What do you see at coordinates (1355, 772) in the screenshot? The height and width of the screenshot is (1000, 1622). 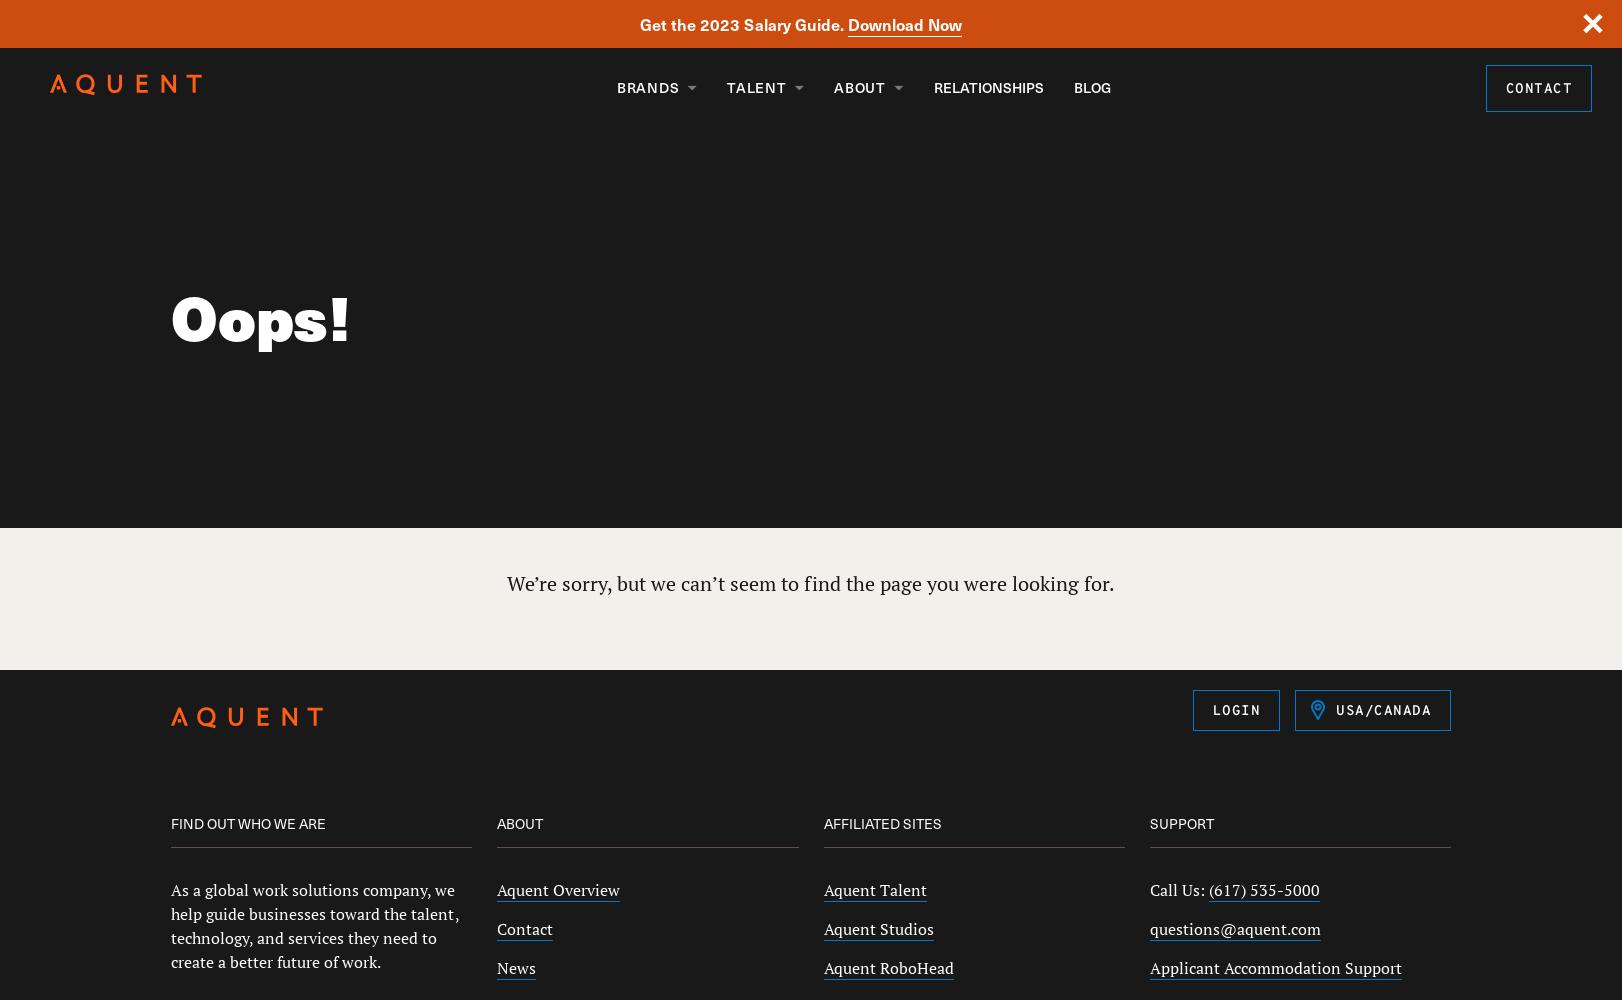 I see `'Australia'` at bounding box center [1355, 772].